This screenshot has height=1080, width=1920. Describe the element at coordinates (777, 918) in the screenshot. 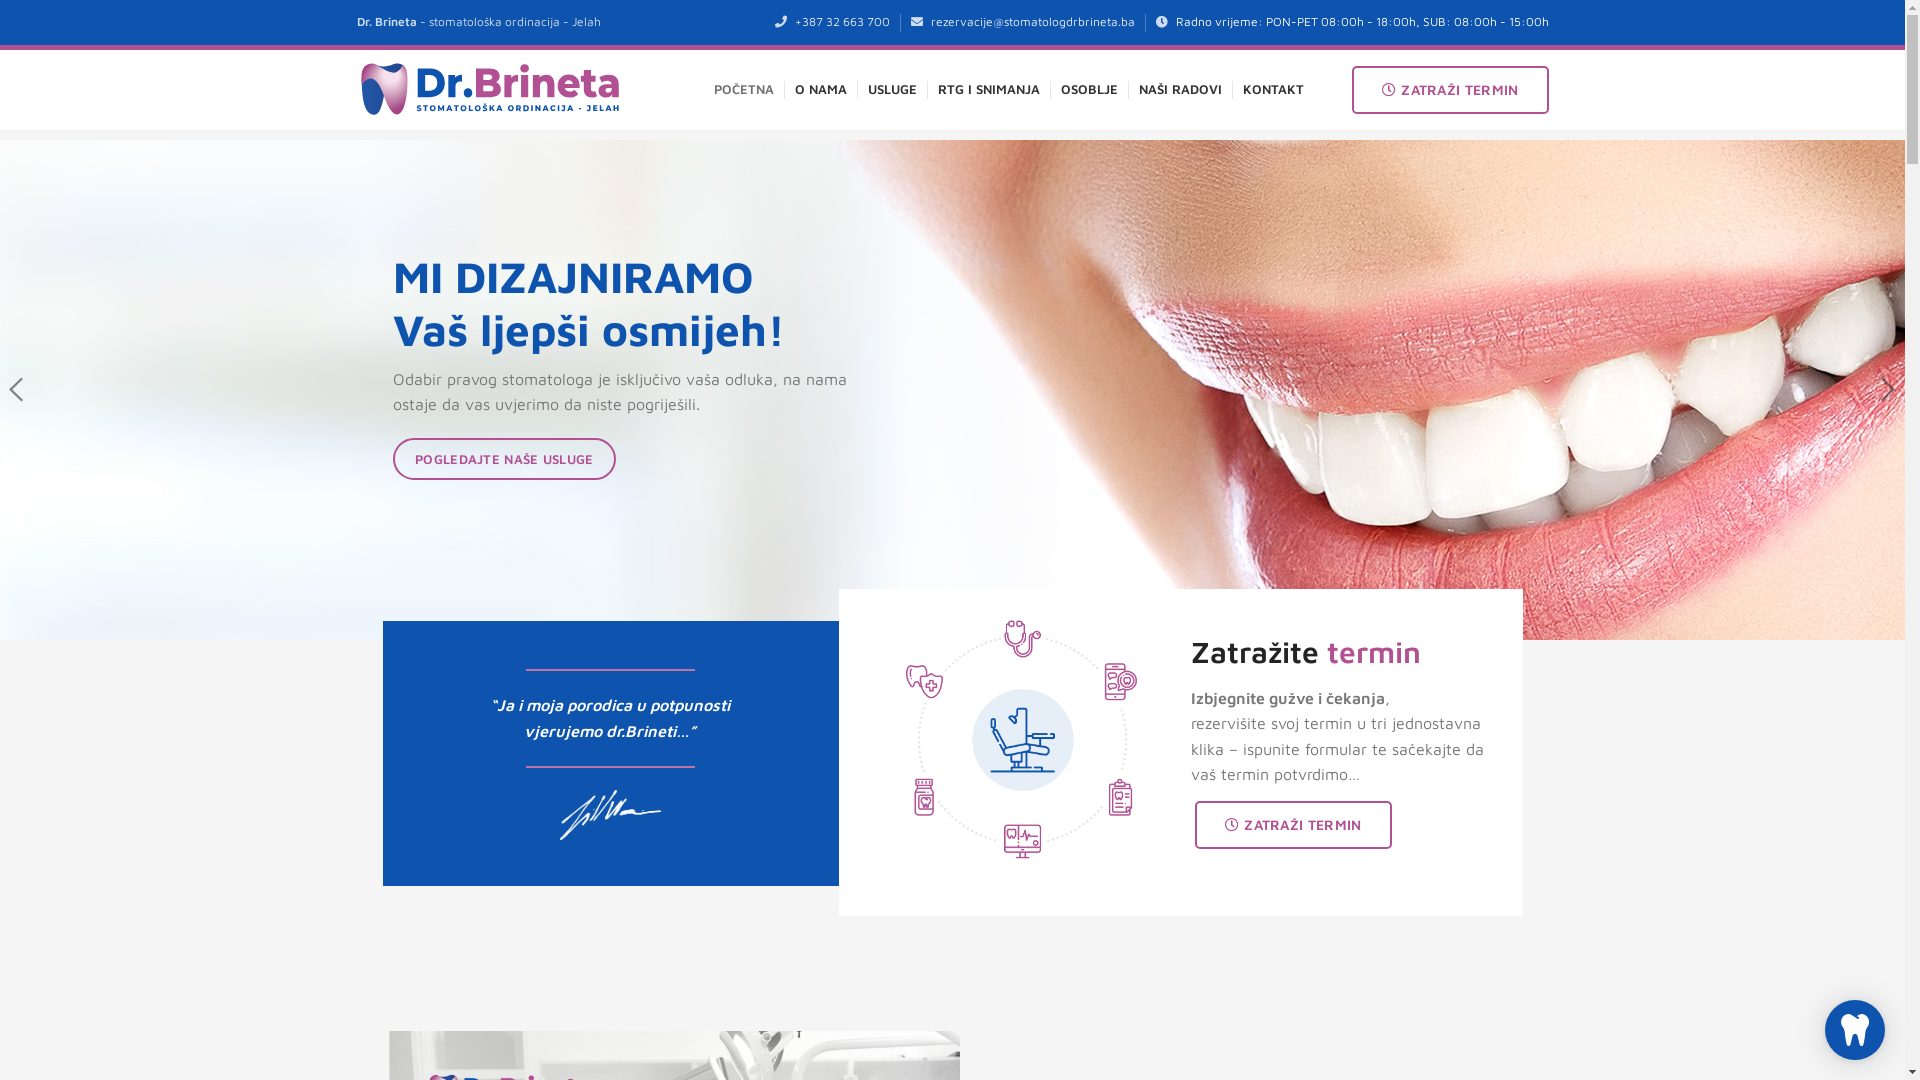

I see `'GALERIJA'` at that location.